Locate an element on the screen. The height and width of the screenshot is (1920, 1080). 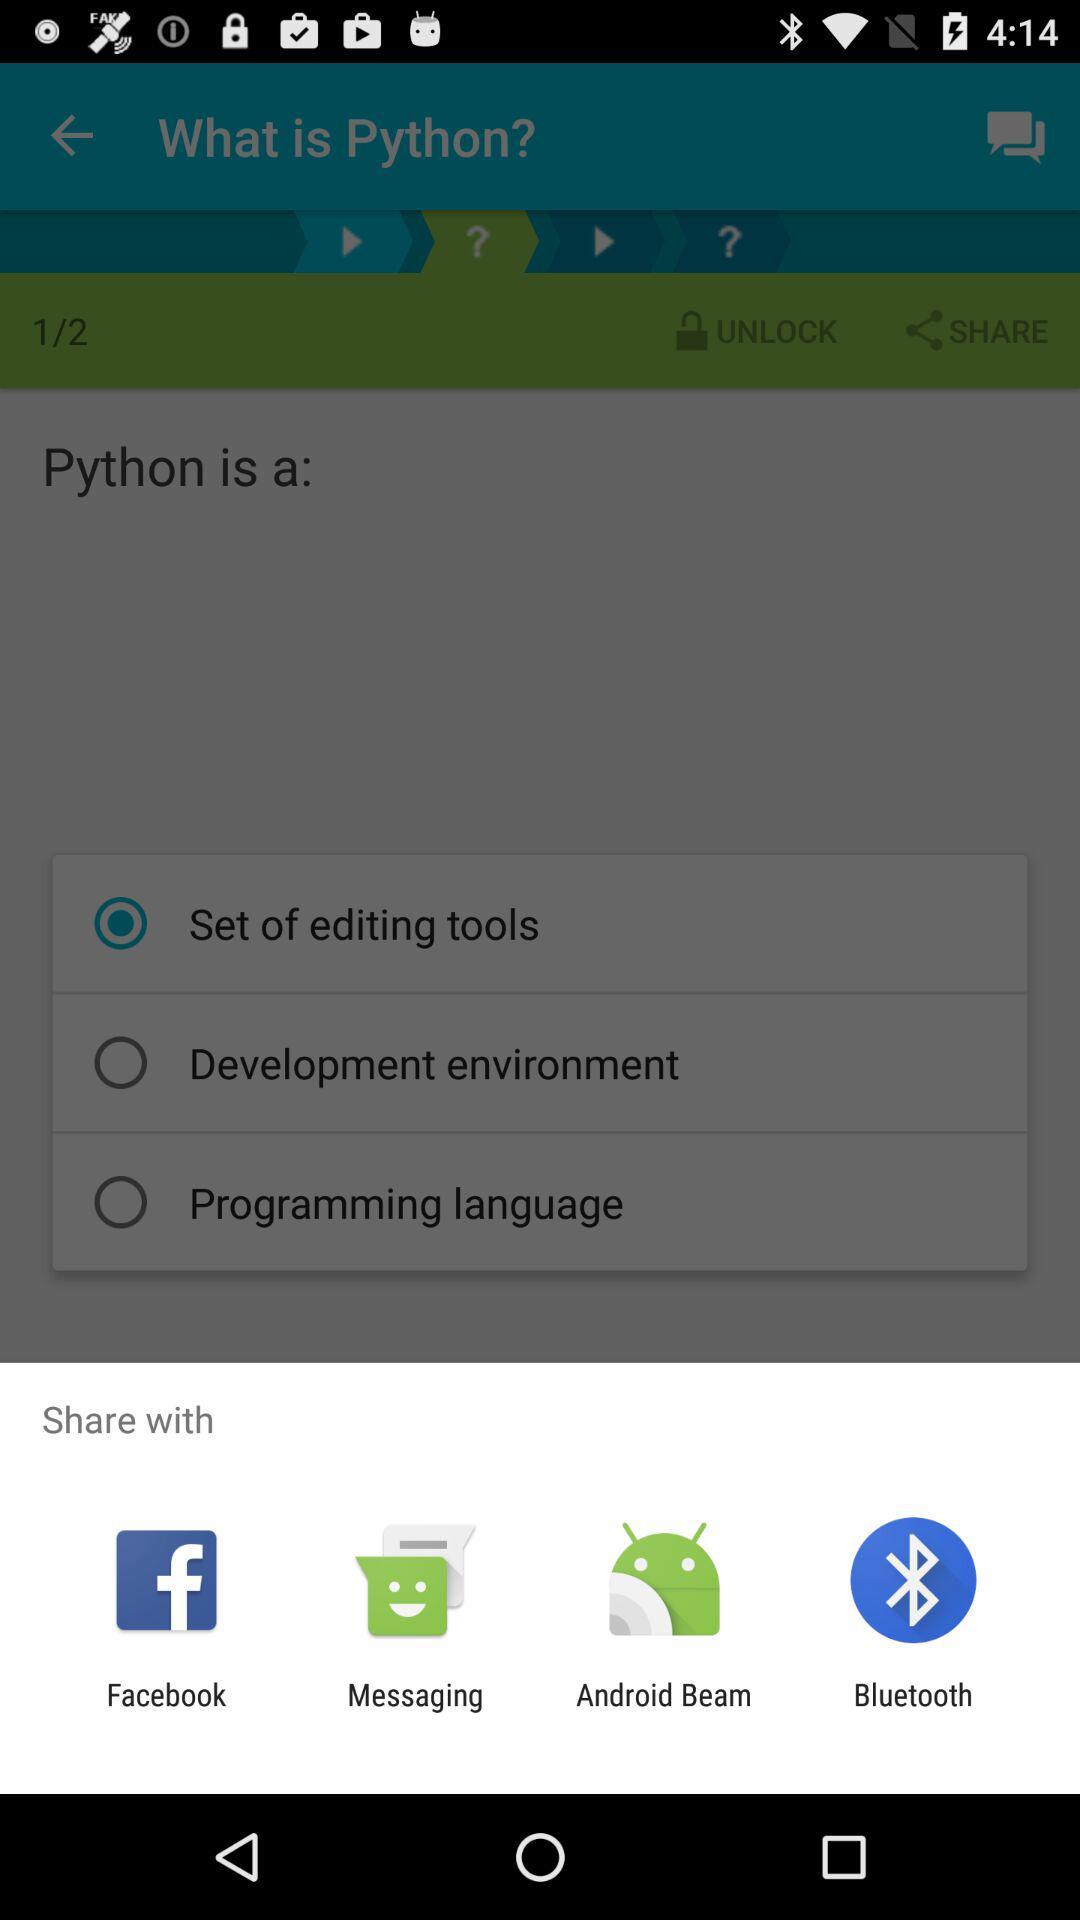
app next to the messaging item is located at coordinates (165, 1711).